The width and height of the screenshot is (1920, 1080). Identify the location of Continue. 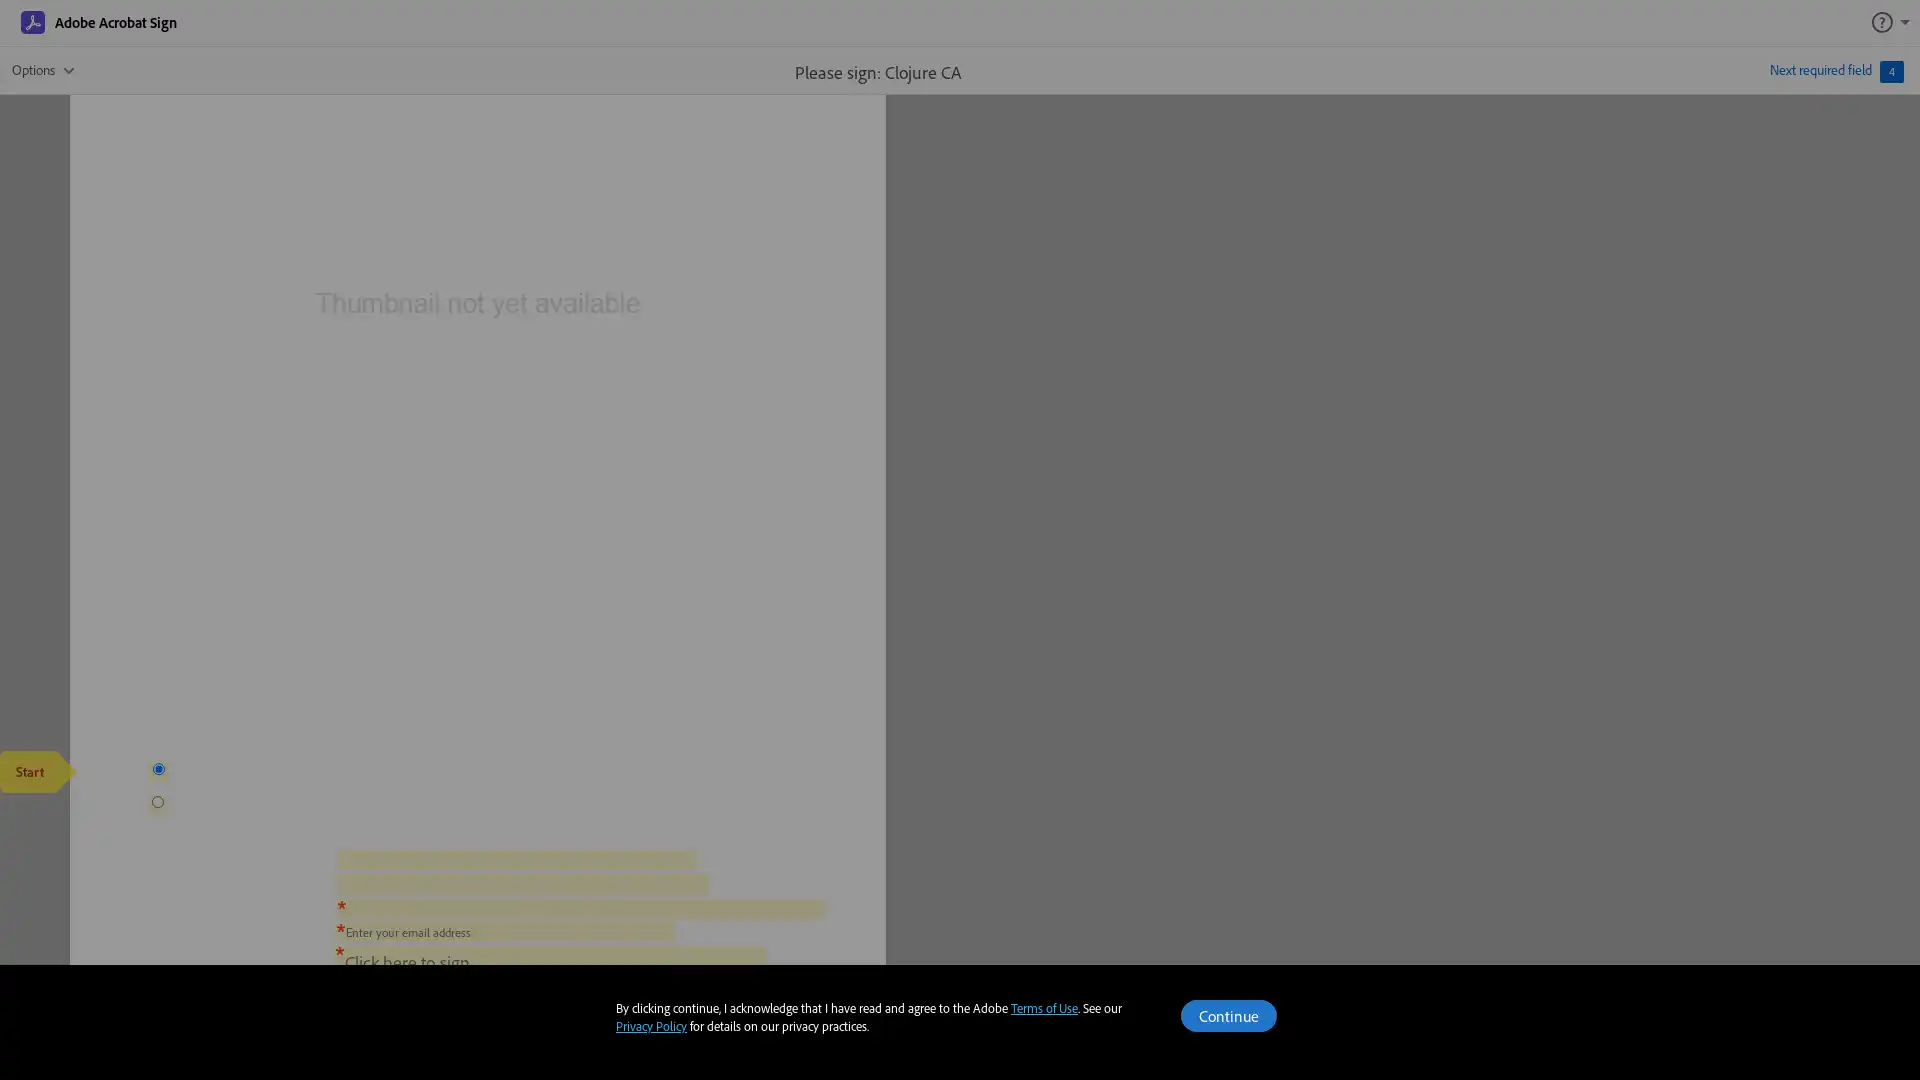
(1227, 1014).